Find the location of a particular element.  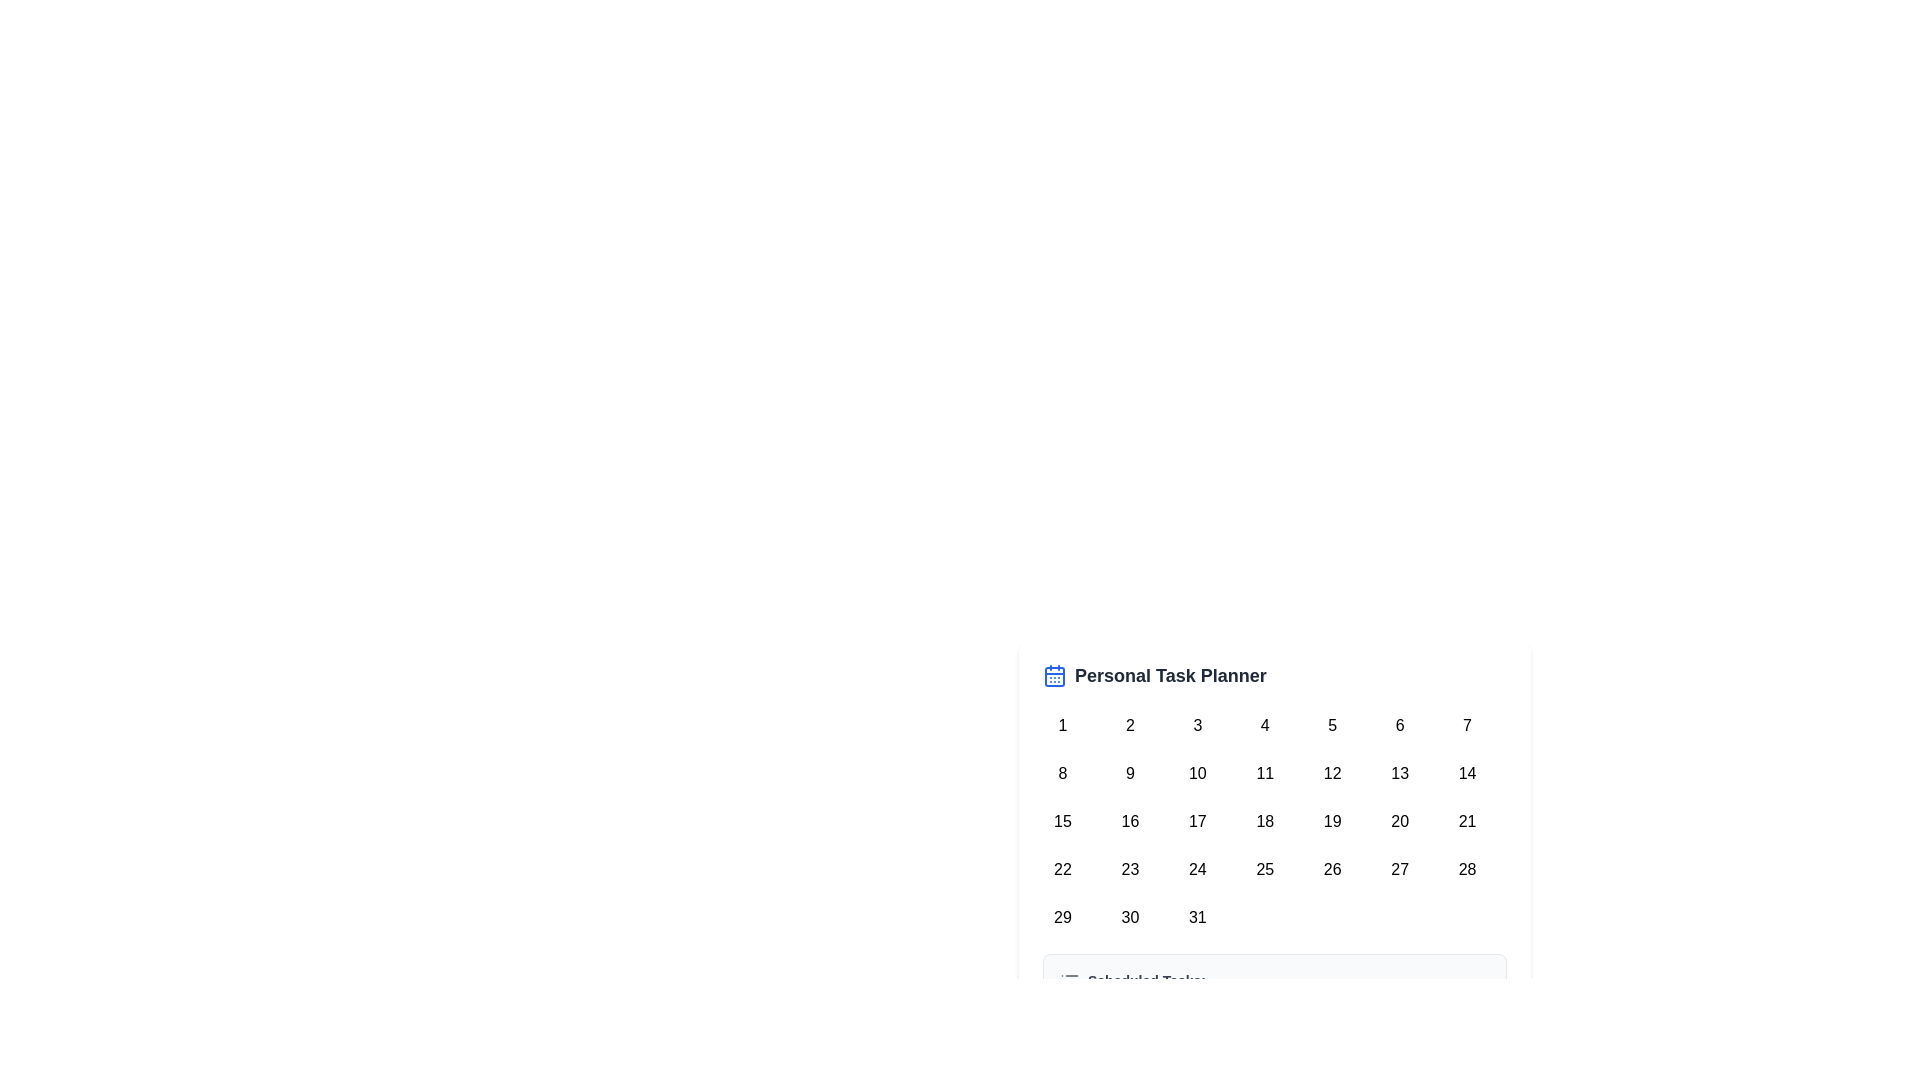

the button representing the 27th day of the month in the calendar interface is located at coordinates (1399, 869).